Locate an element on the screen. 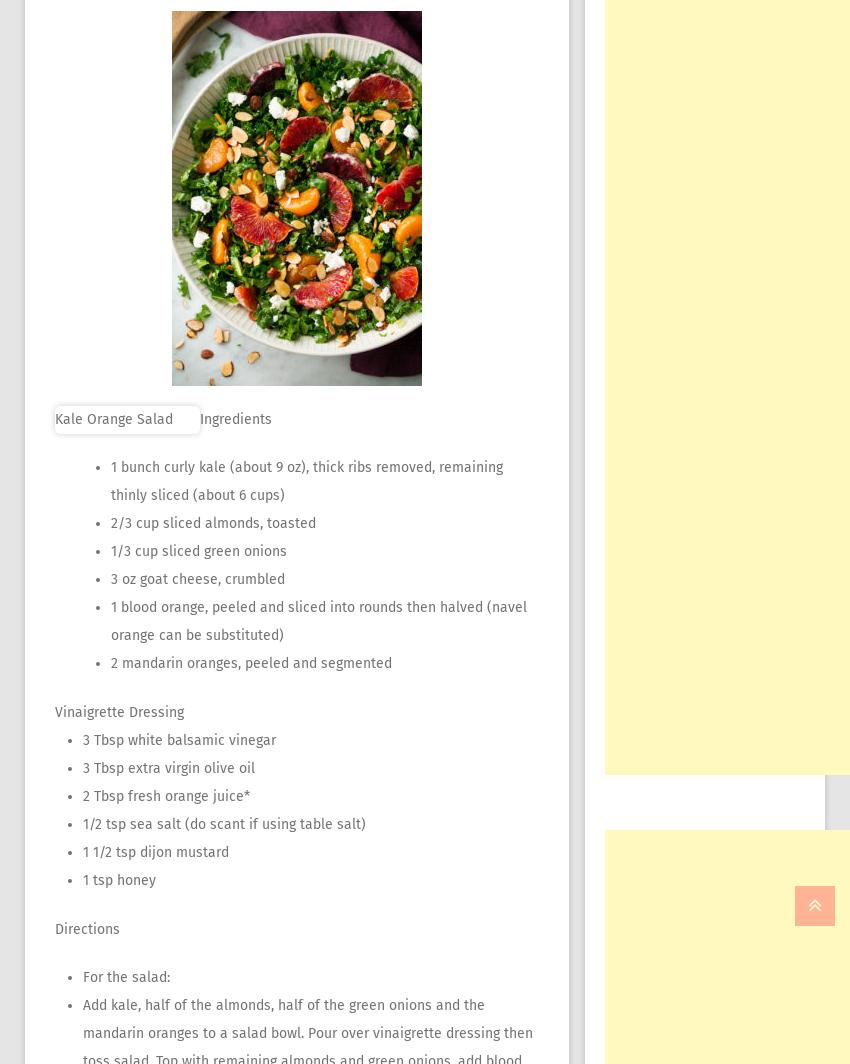 The image size is (850, 1064). '2 mandarin oranges, peeled and segmented' is located at coordinates (110, 663).